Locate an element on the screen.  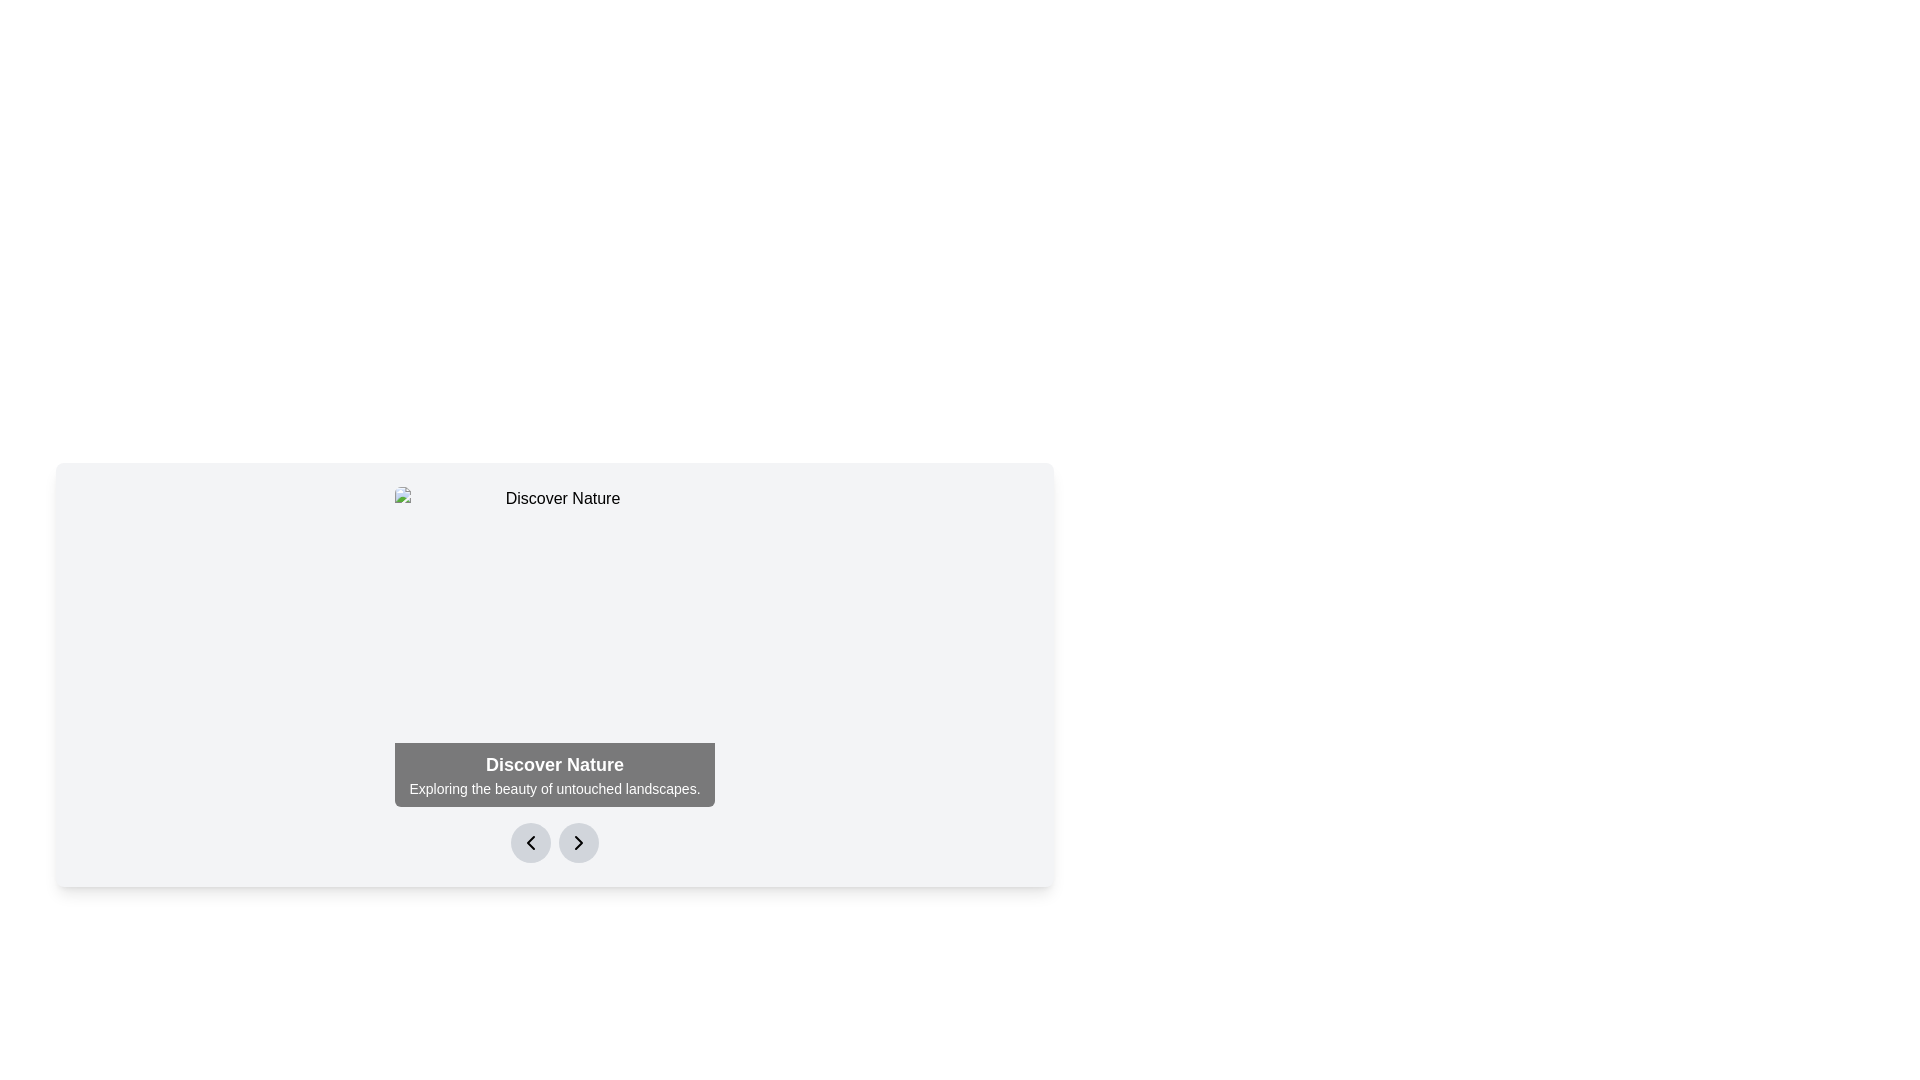
the Chevron arrow icon within the circular button located at the bottom right of the interface to activate any hover effects is located at coordinates (578, 843).